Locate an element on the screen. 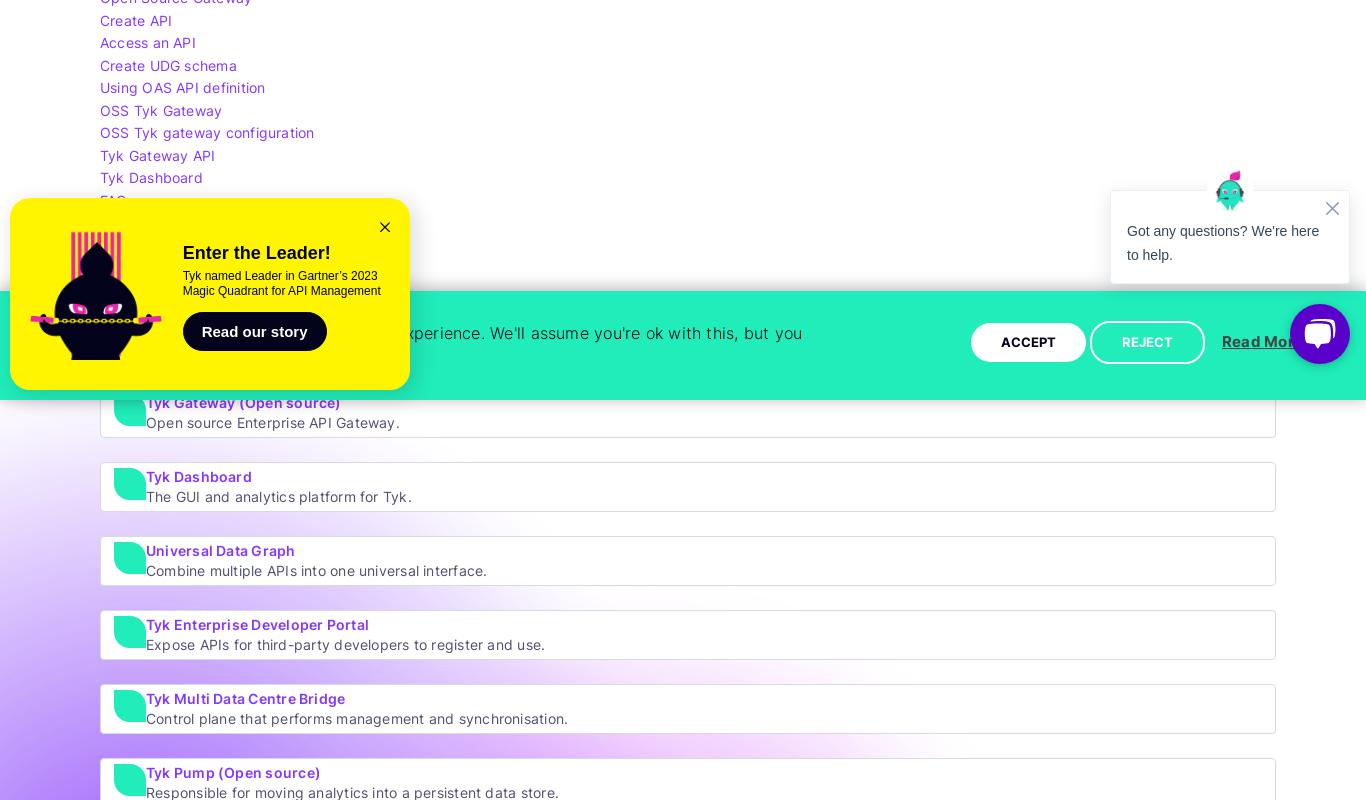 This screenshot has width=1366, height=800. 'Read More' is located at coordinates (1261, 340).